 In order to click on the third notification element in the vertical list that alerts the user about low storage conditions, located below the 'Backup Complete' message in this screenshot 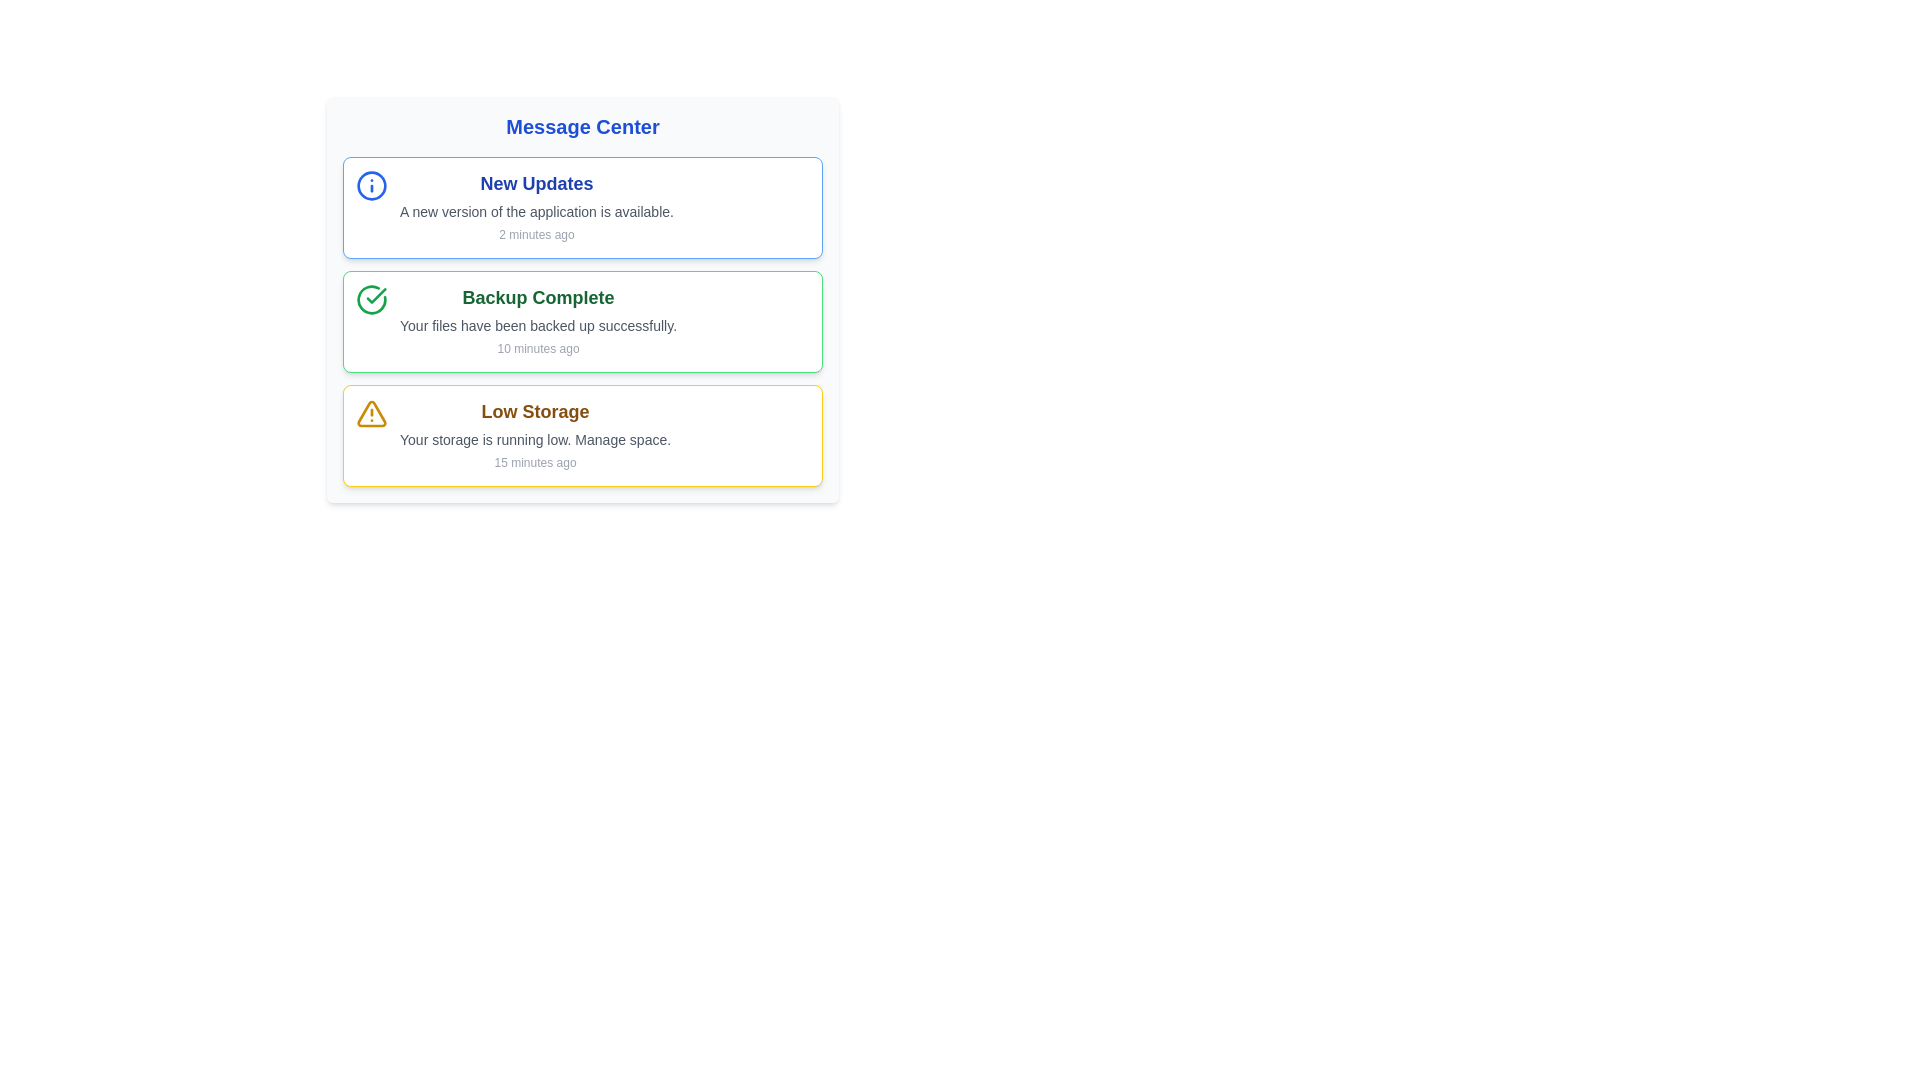, I will do `click(535, 434)`.